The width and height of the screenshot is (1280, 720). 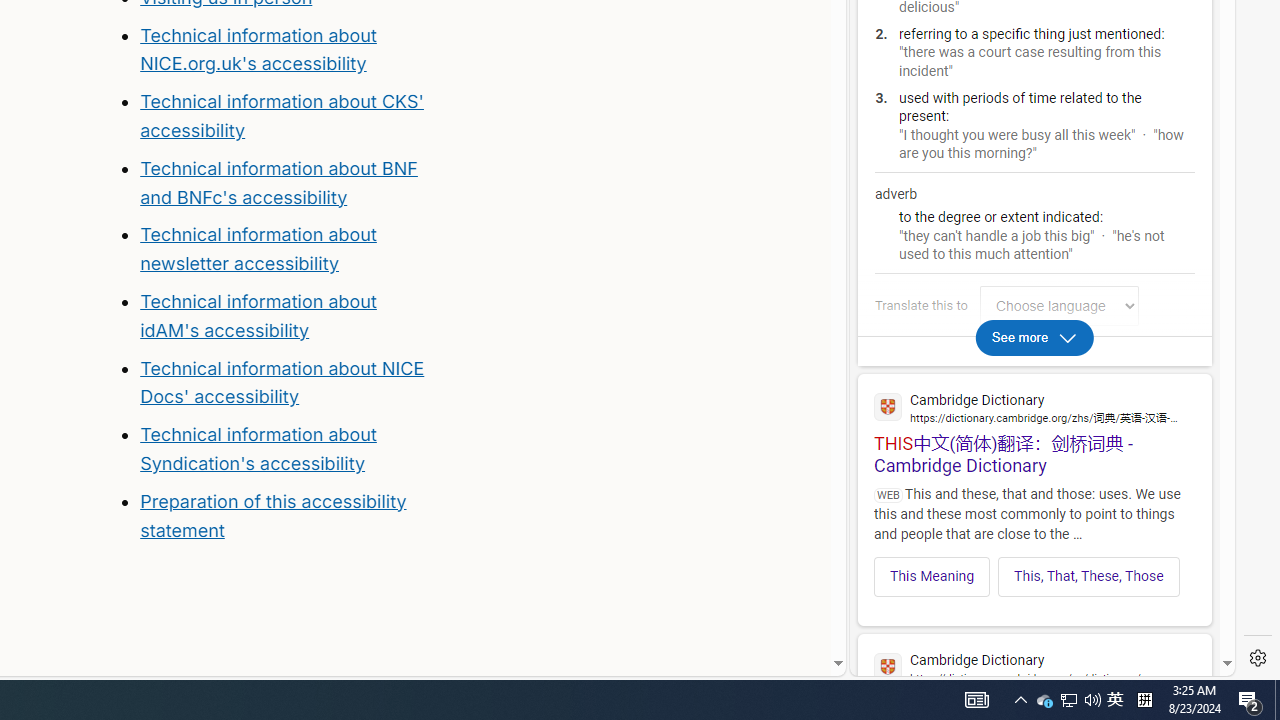 What do you see at coordinates (887, 667) in the screenshot?
I see `'Global web icon'` at bounding box center [887, 667].